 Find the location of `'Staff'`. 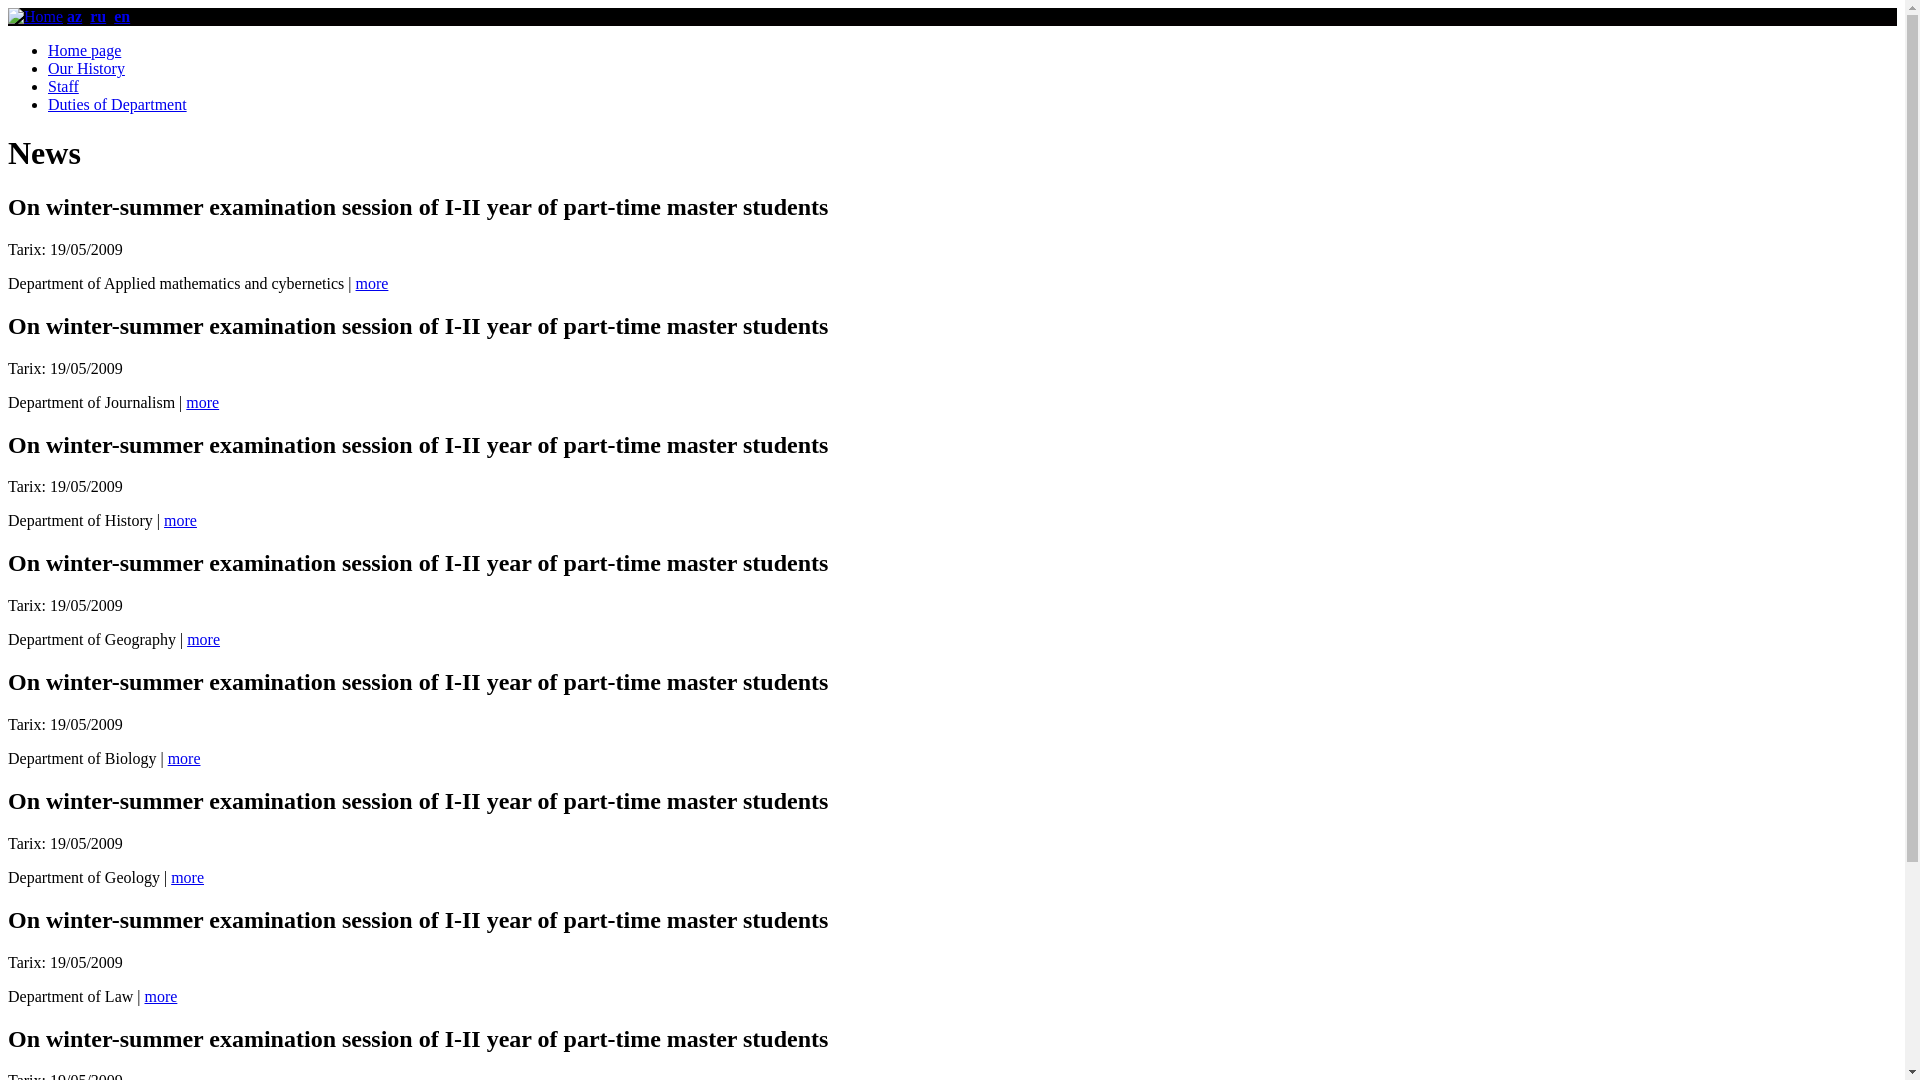

'Staff' is located at coordinates (63, 85).